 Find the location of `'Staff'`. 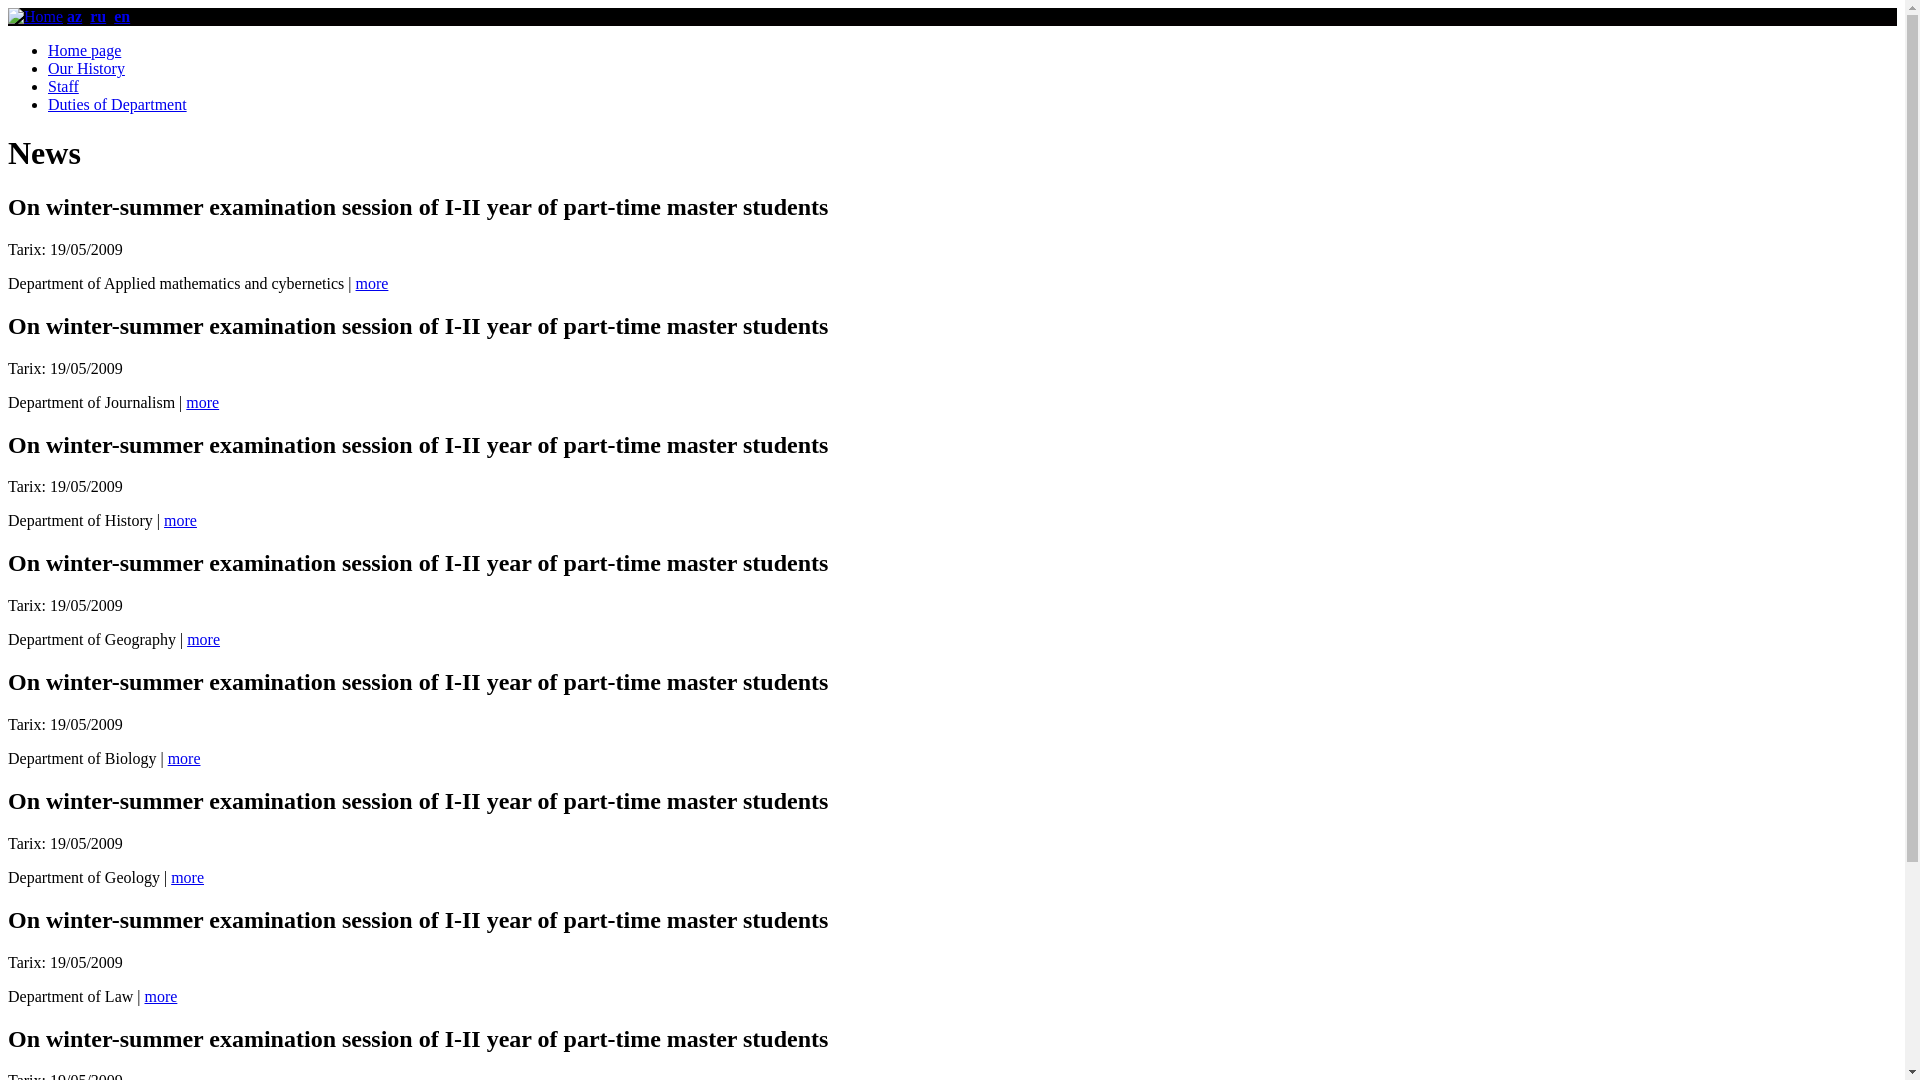

'Staff' is located at coordinates (63, 85).